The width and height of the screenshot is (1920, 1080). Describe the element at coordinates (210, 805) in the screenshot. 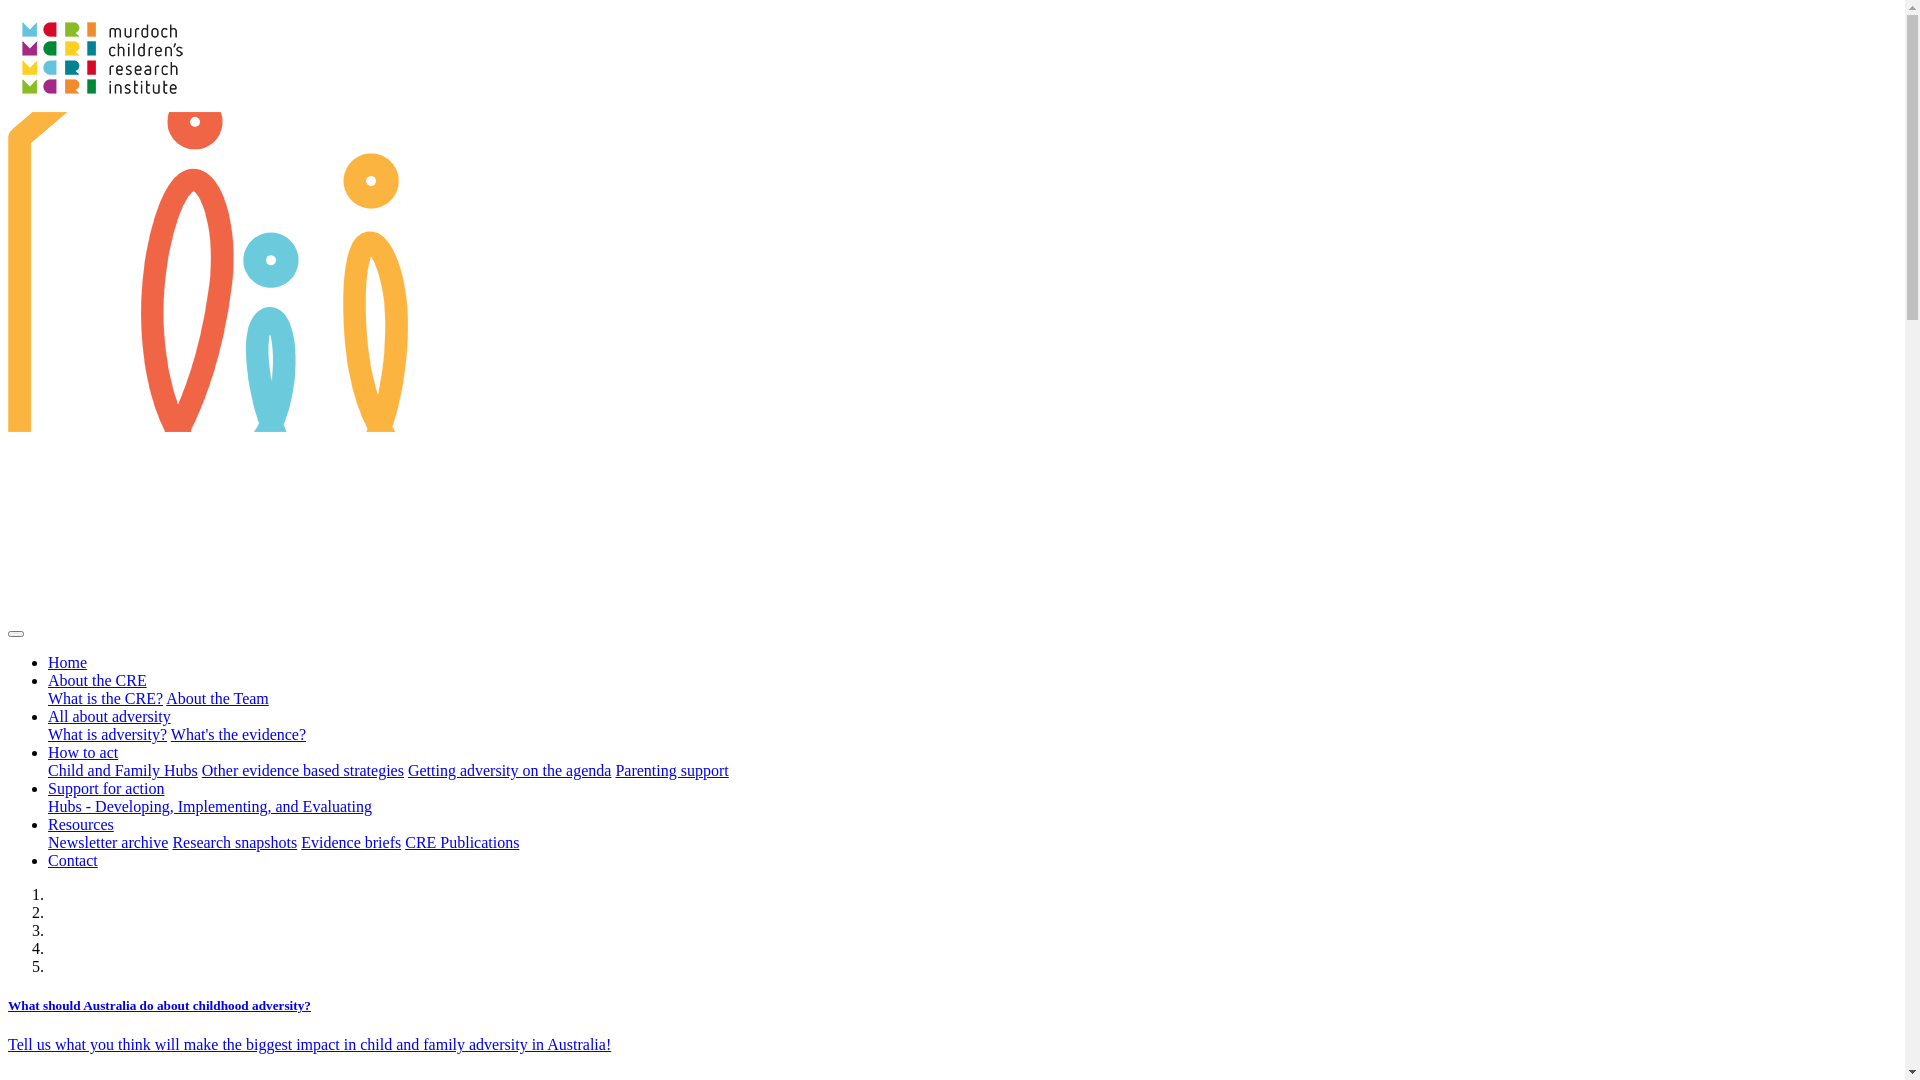

I see `'Hubs - Developing, Implementing, and Evaluating'` at that location.